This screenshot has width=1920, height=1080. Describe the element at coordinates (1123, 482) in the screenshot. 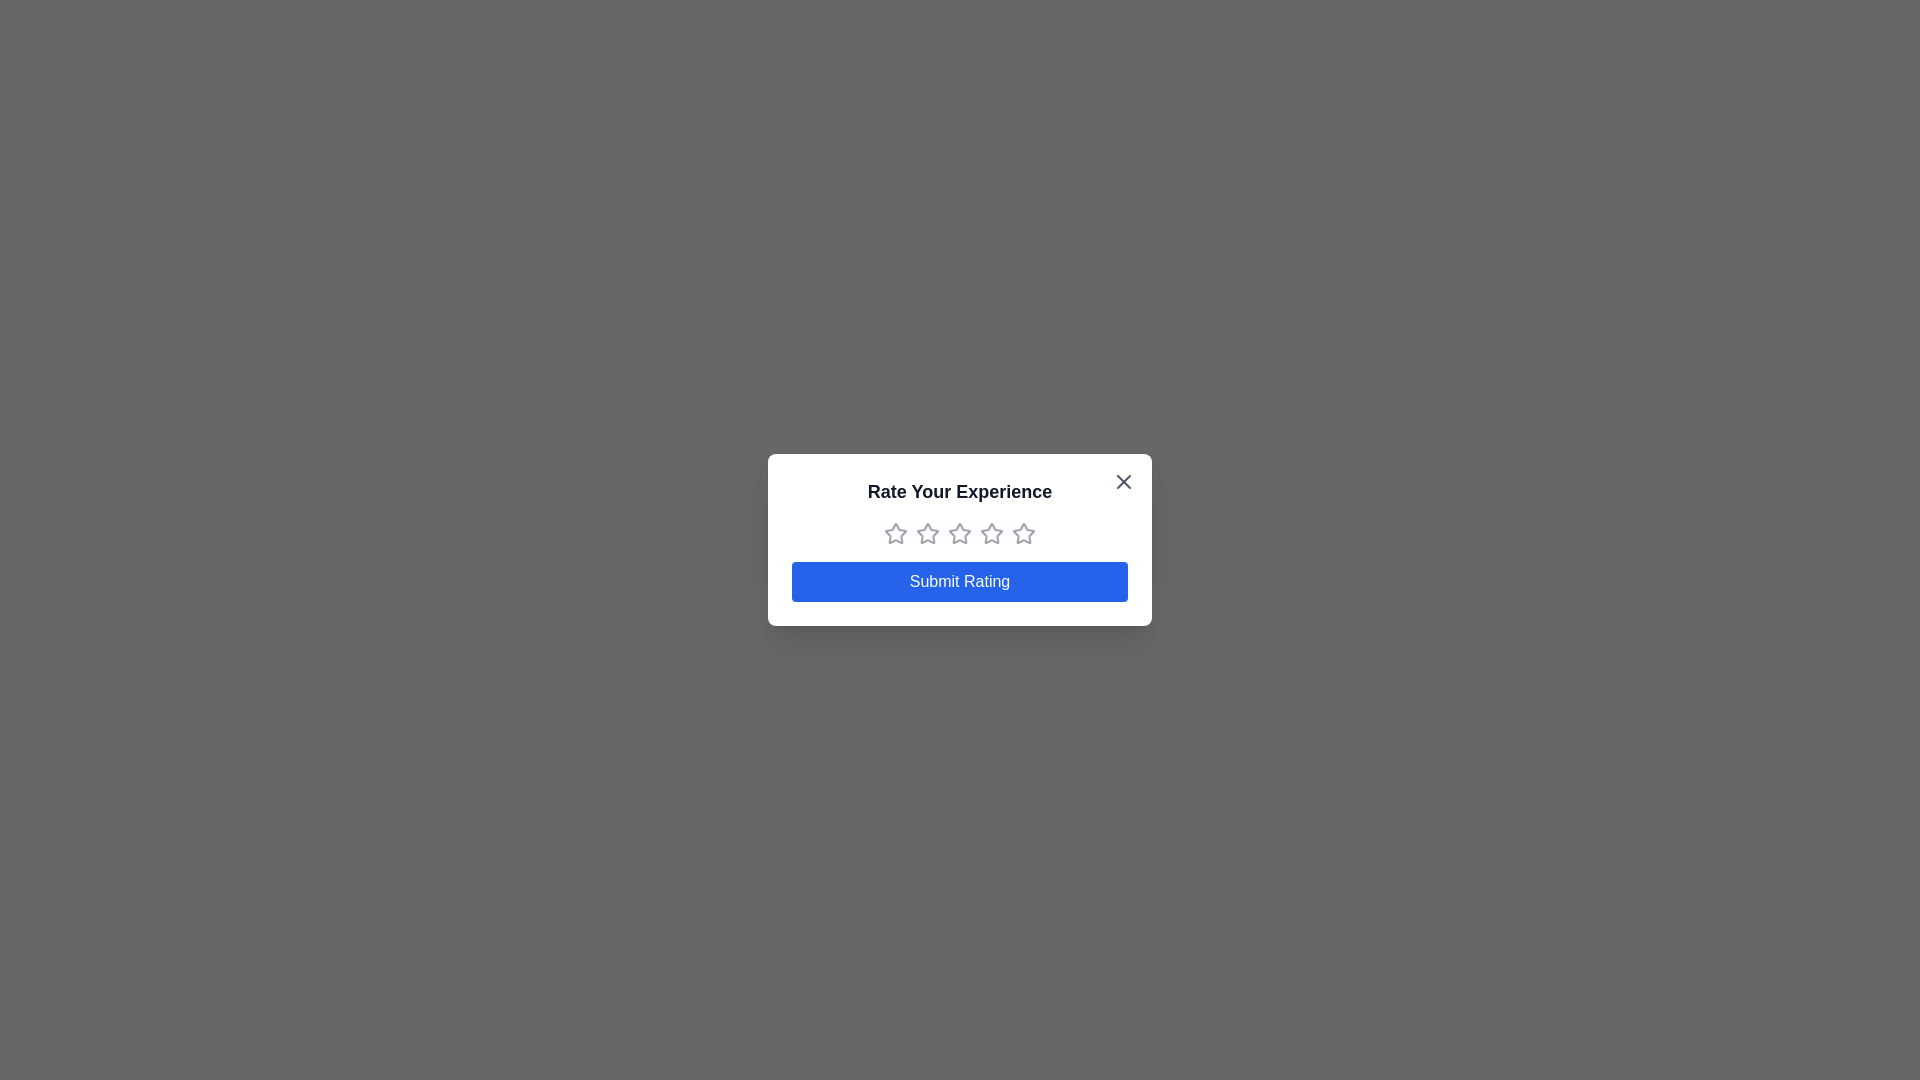

I see `the 'X' button to close the dialog` at that location.